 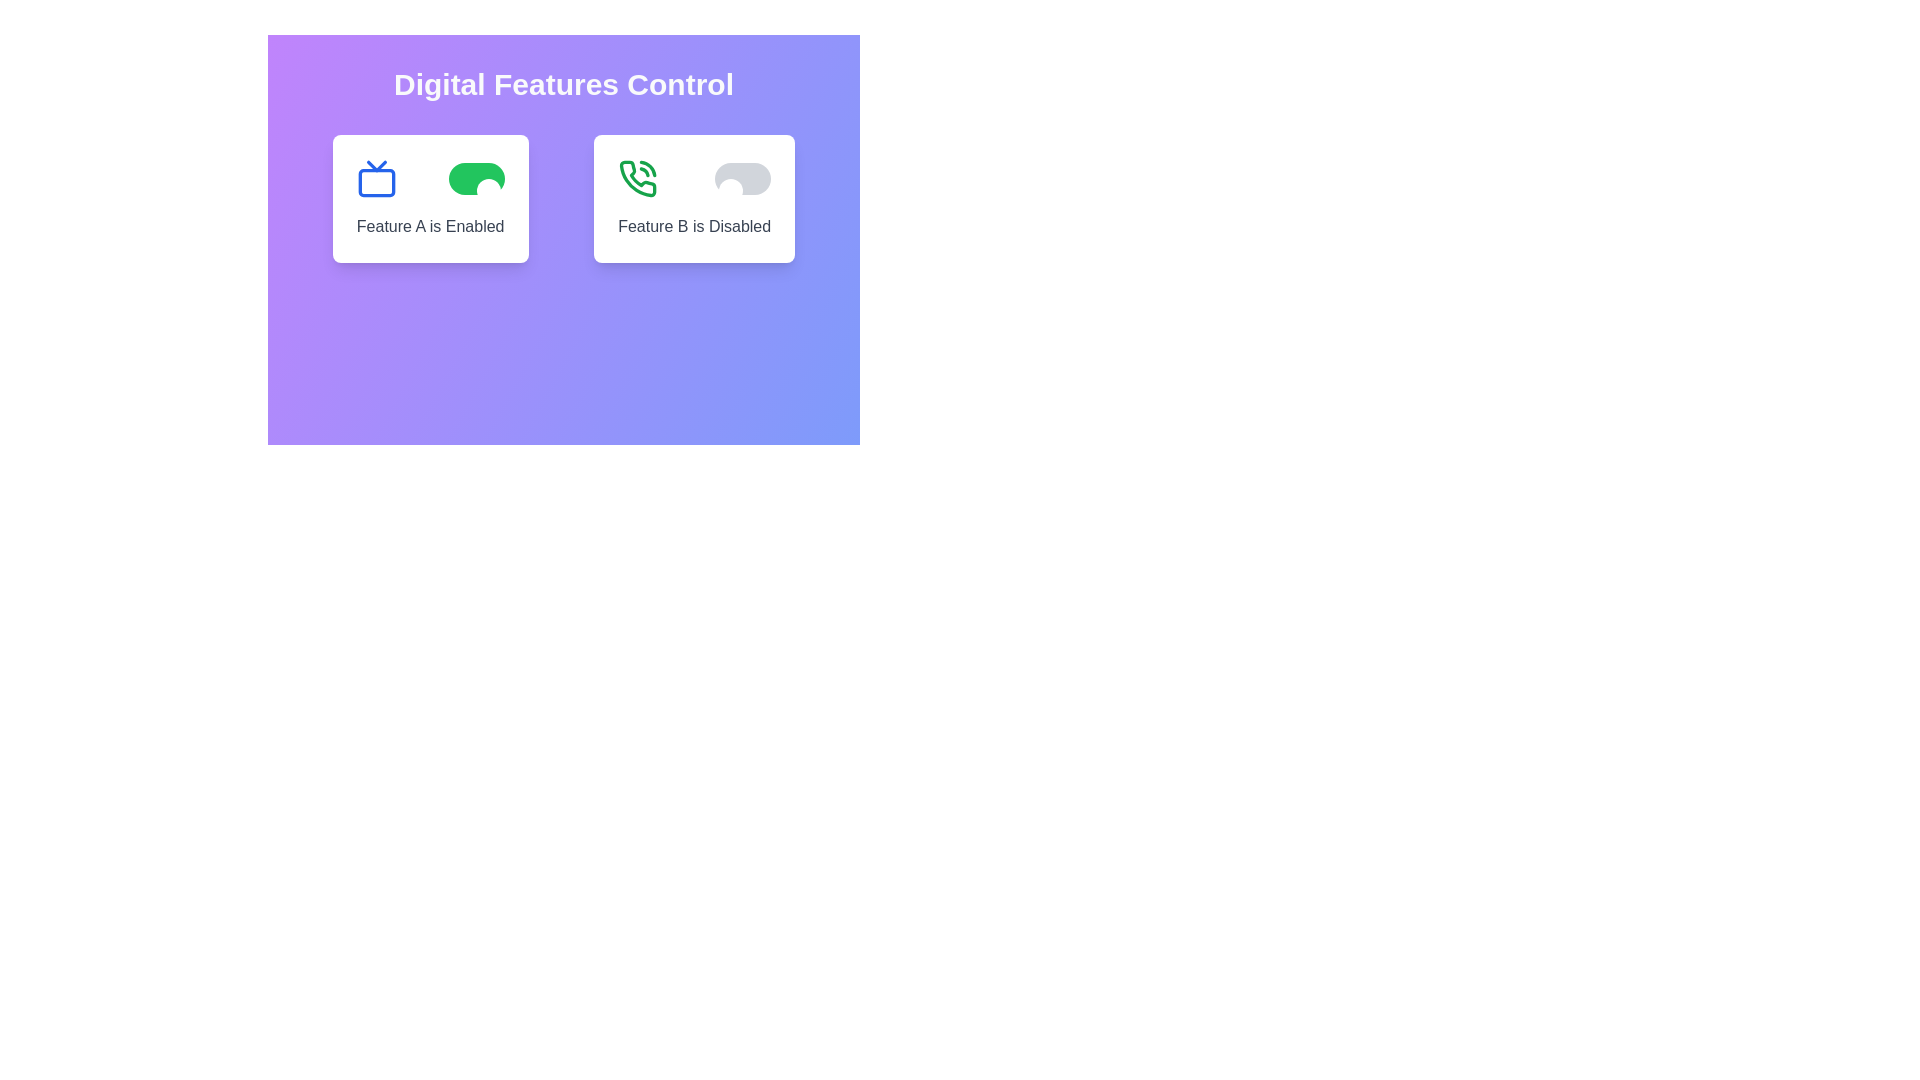 What do you see at coordinates (429, 177) in the screenshot?
I see `the toggle switch within the Compound element located in the card labeled 'Feature A is Enabled' to change its state` at bounding box center [429, 177].